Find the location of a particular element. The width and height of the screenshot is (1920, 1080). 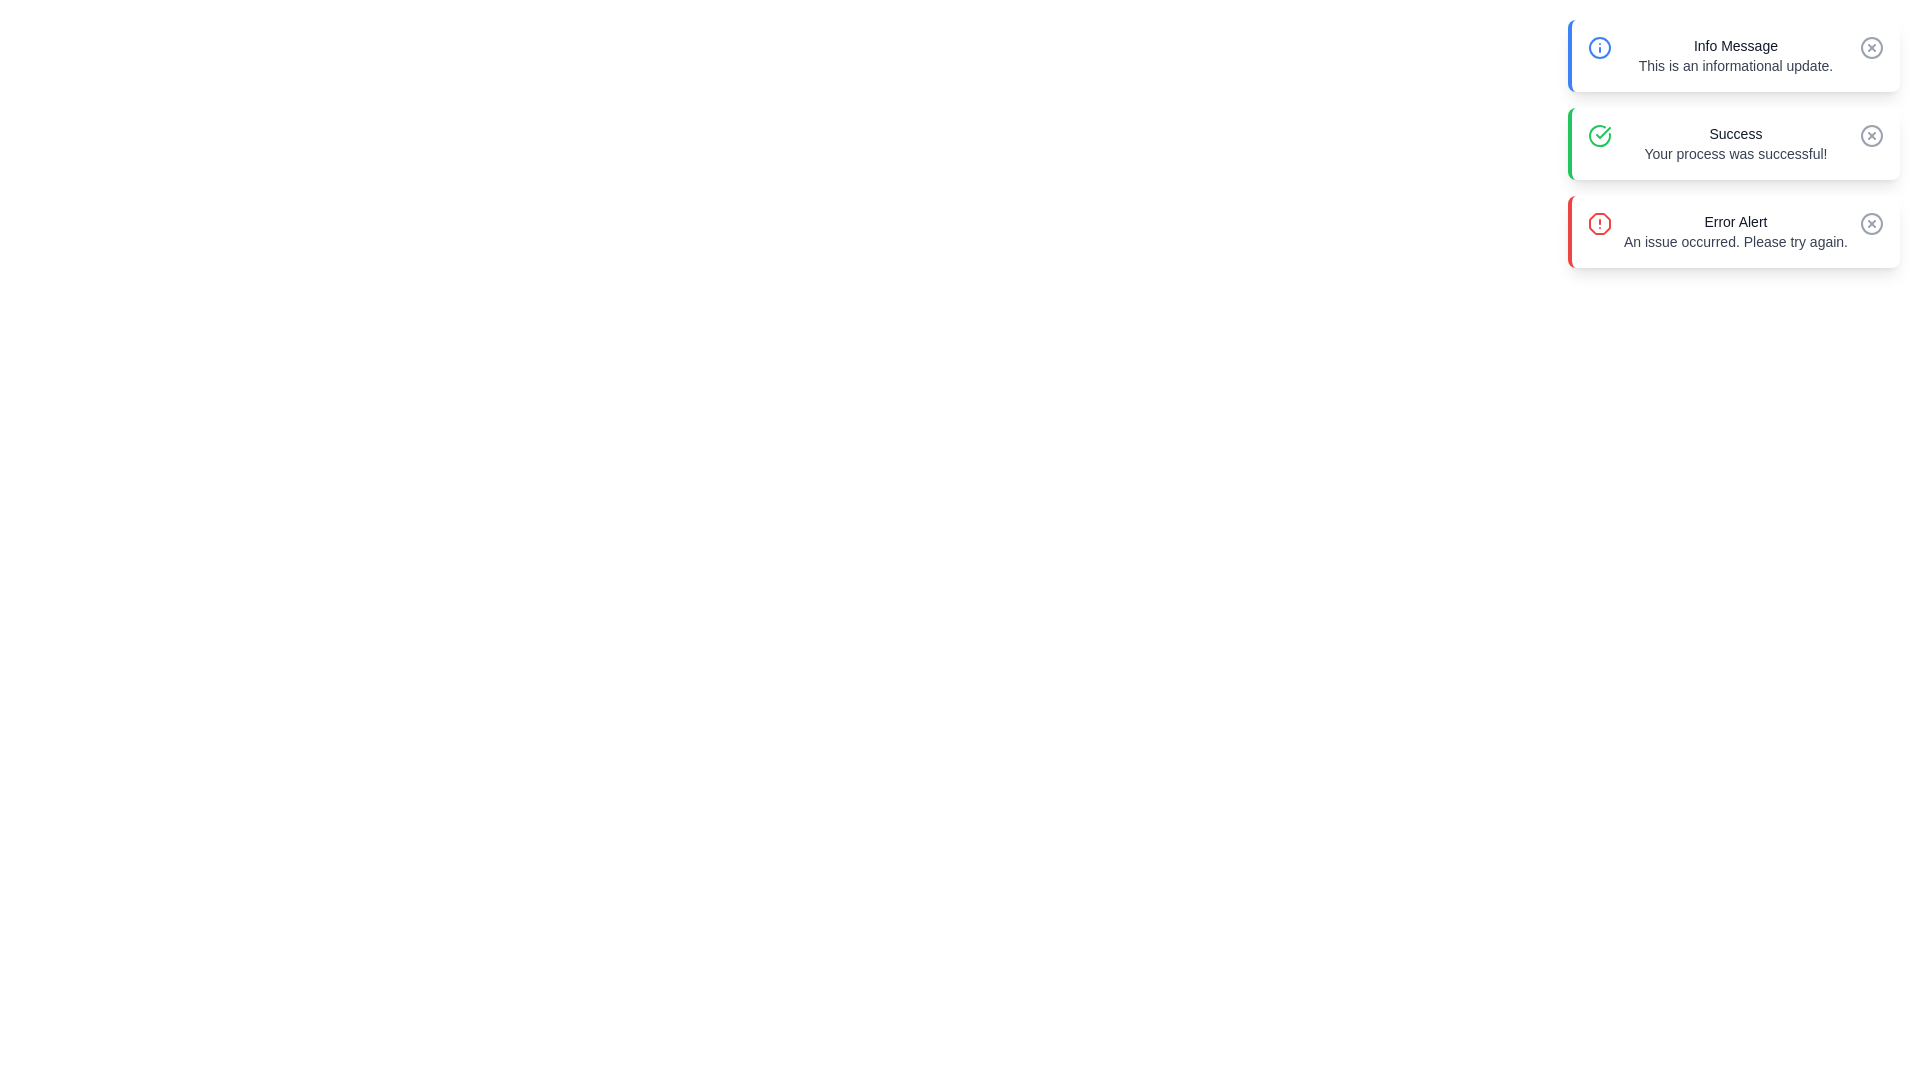

text content of the alert component with a red border on its left edge, displaying 'Error Alert' and the message 'An issue occurred. Please try again.' is located at coordinates (1732, 230).